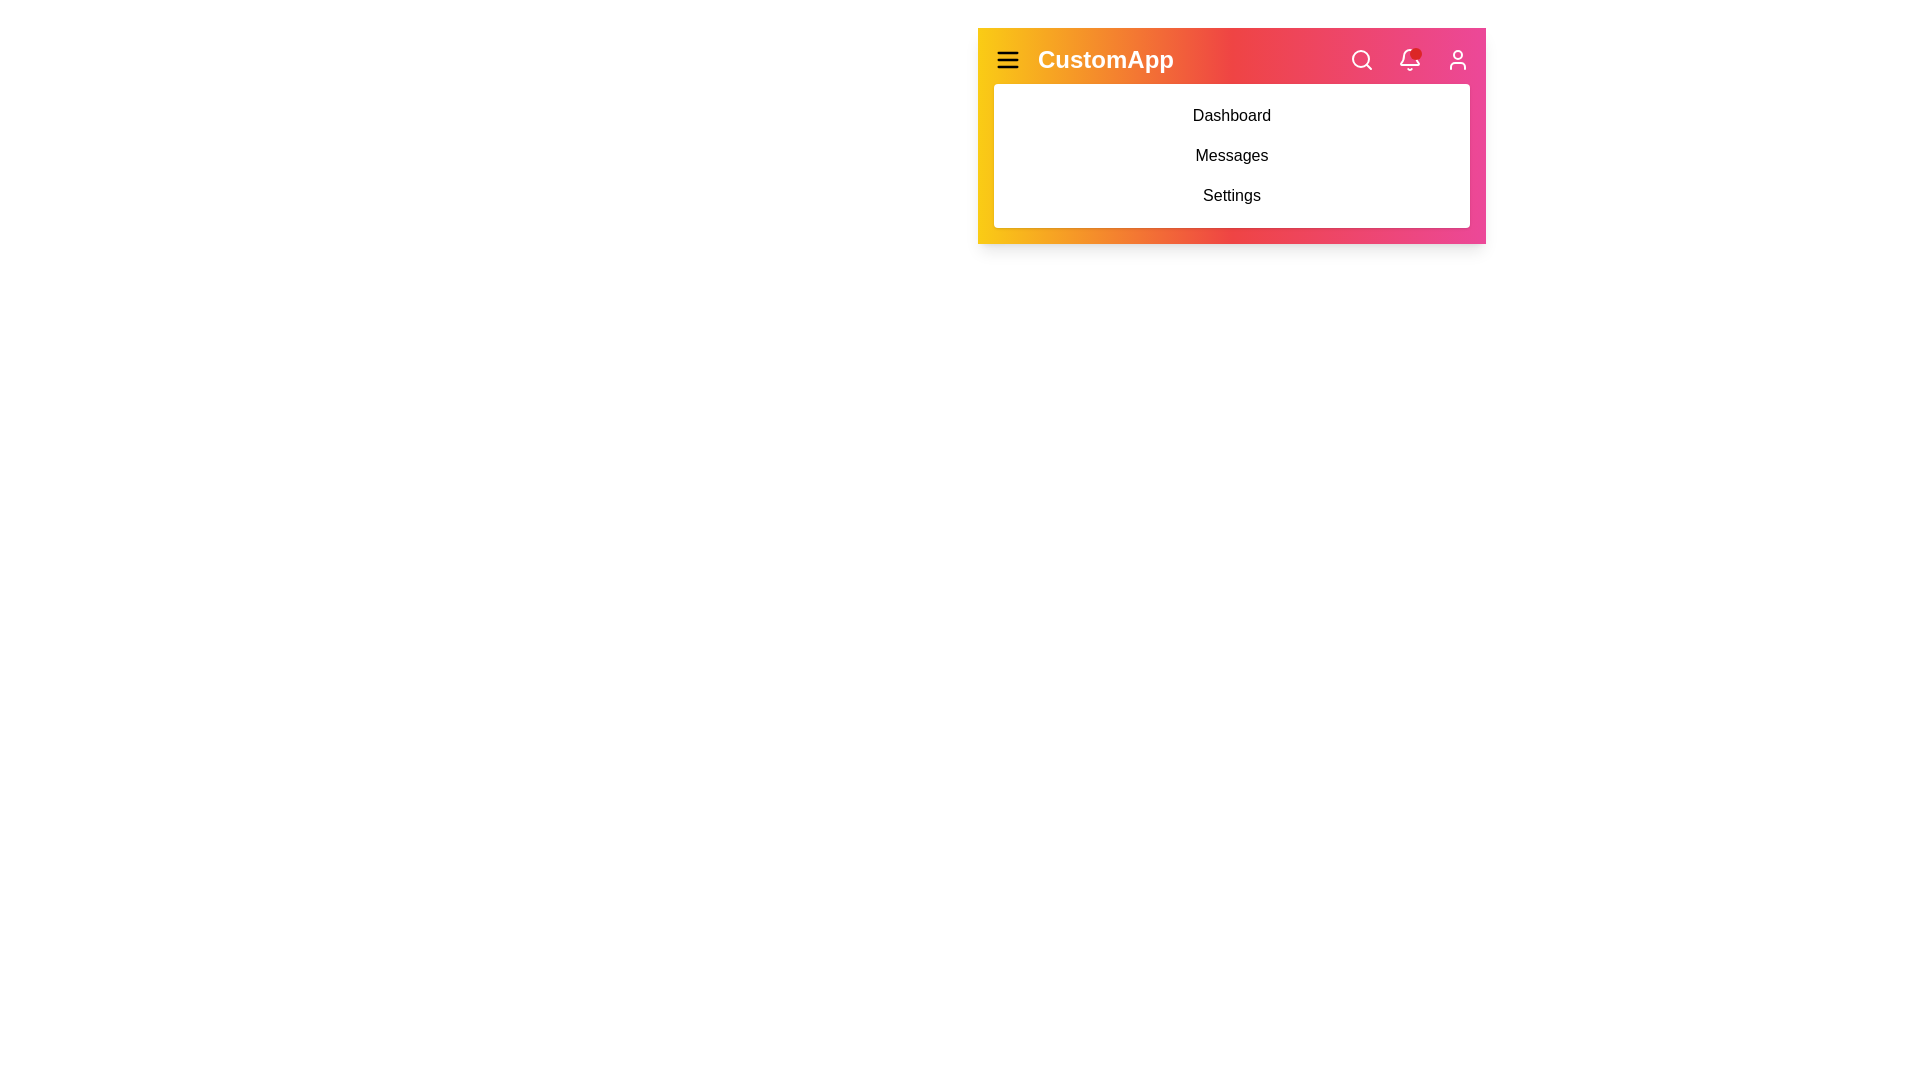 The height and width of the screenshot is (1080, 1920). What do you see at coordinates (1008, 59) in the screenshot?
I see `the hamburger icon to toggle the menu` at bounding box center [1008, 59].